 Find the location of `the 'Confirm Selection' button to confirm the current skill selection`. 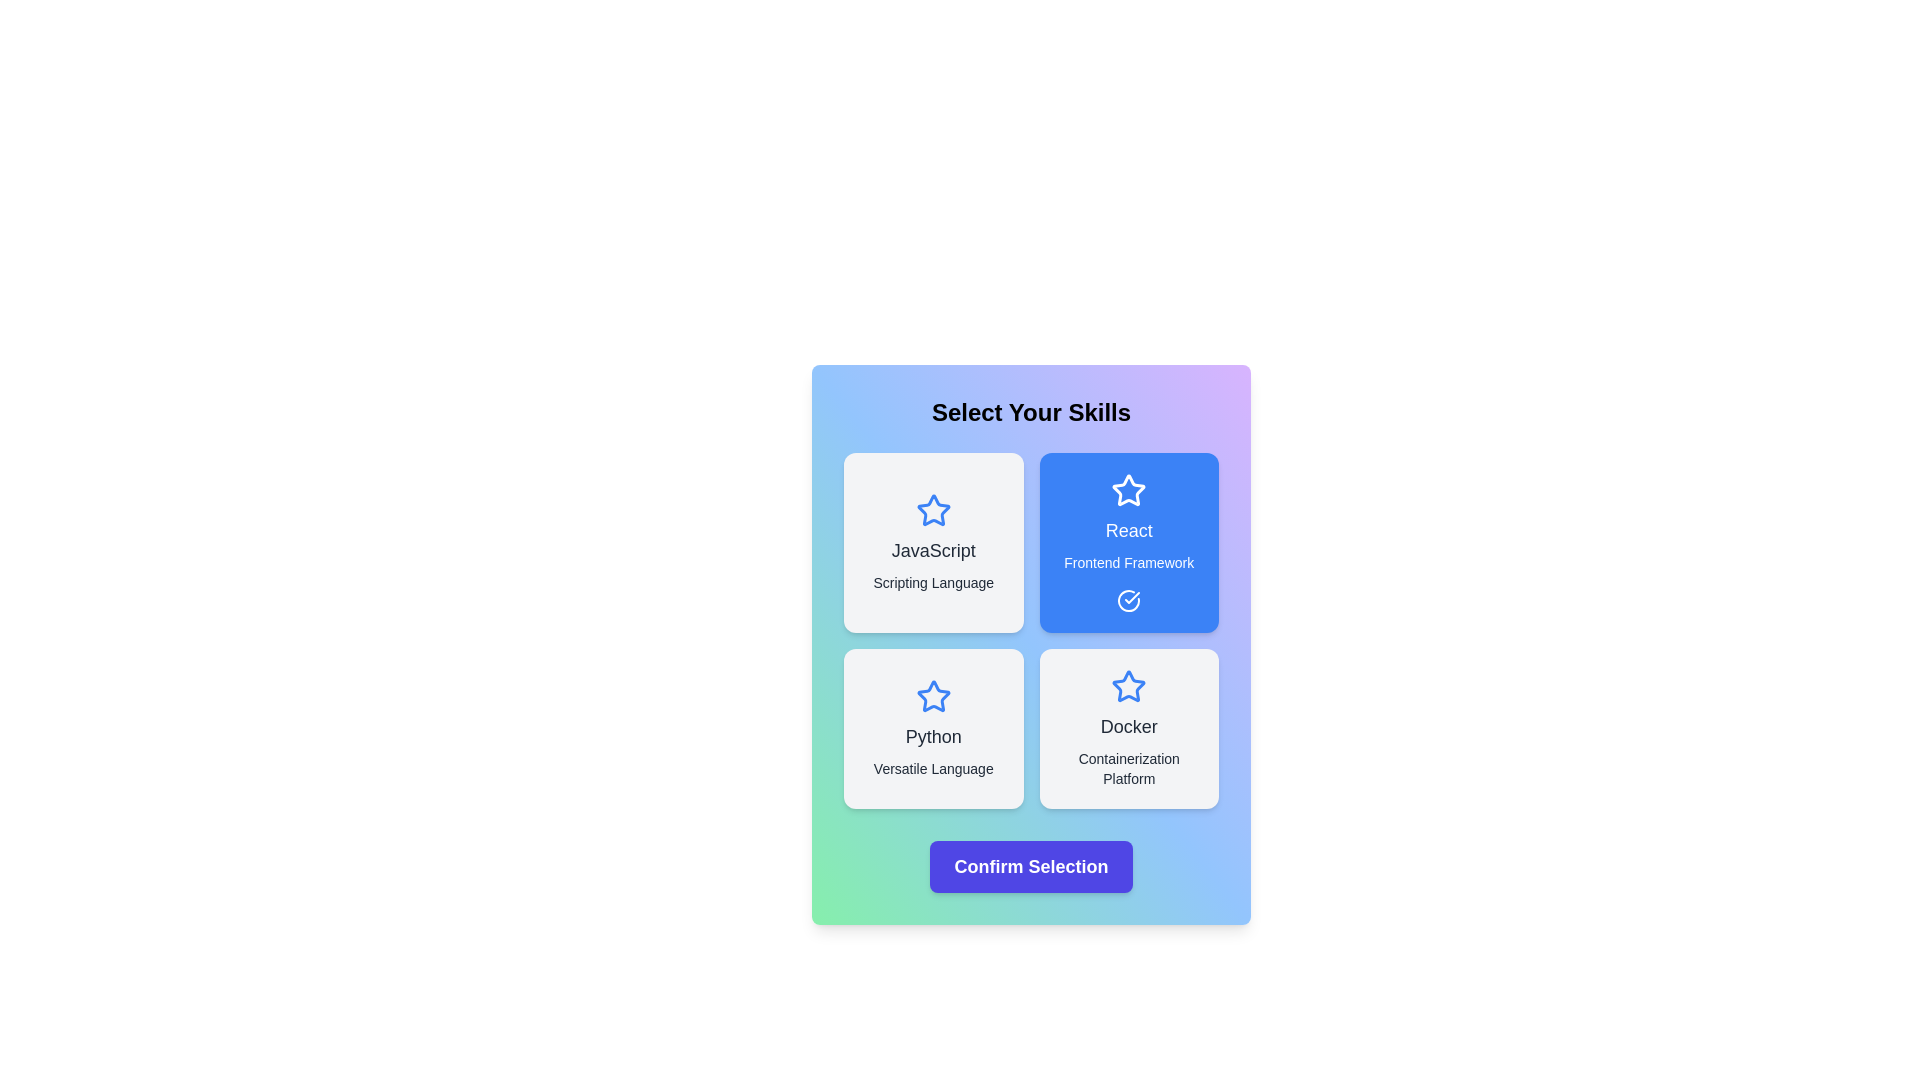

the 'Confirm Selection' button to confirm the current skill selection is located at coordinates (1031, 866).